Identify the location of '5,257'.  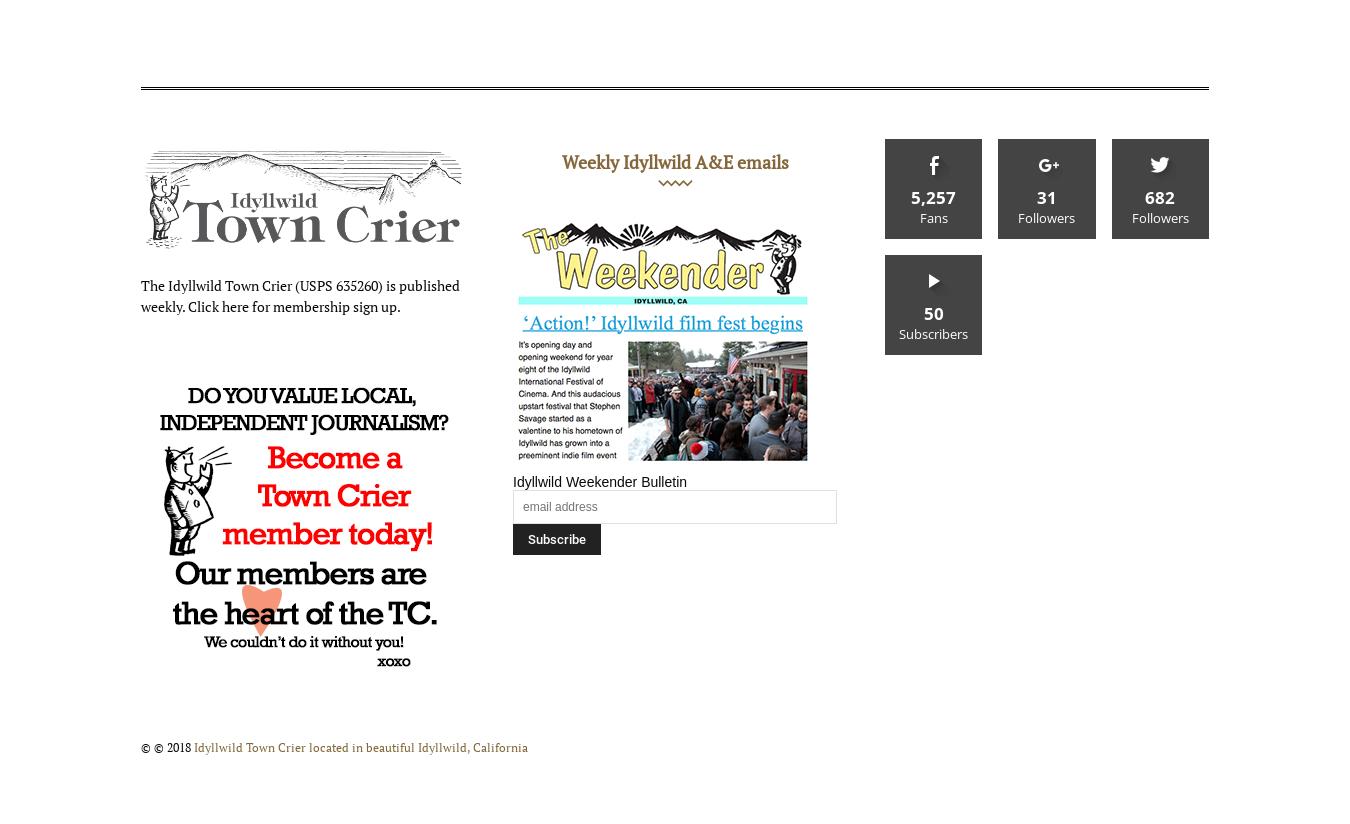
(932, 197).